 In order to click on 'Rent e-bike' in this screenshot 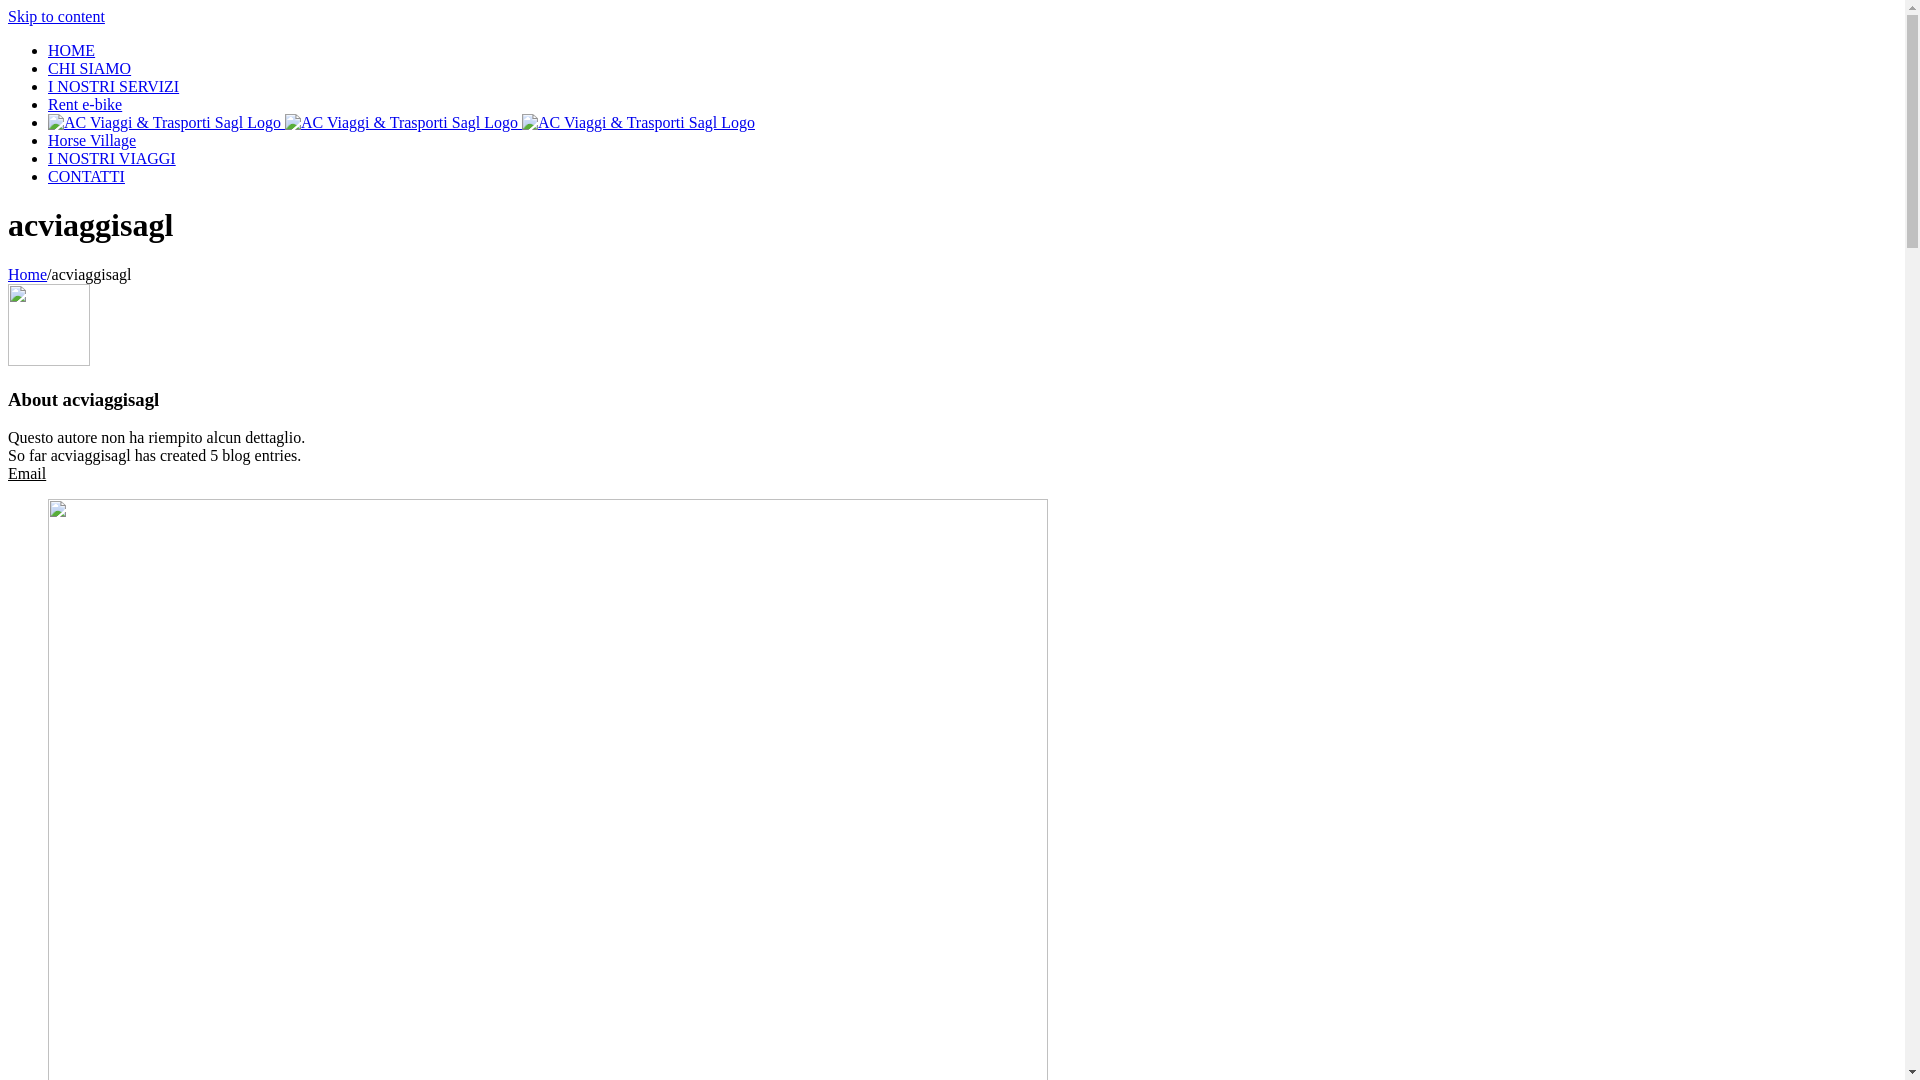, I will do `click(84, 104)`.